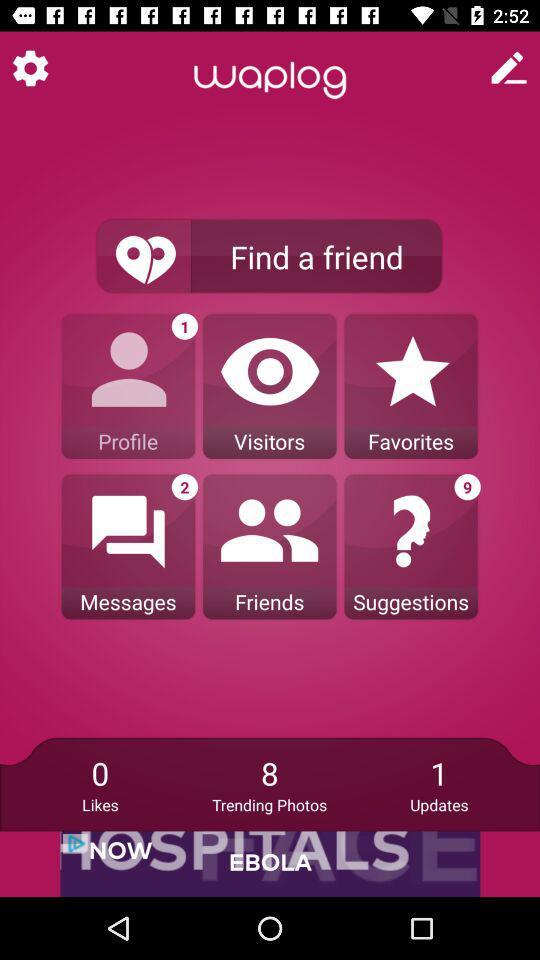 The width and height of the screenshot is (540, 960). What do you see at coordinates (509, 68) in the screenshot?
I see `the edit icon` at bounding box center [509, 68].